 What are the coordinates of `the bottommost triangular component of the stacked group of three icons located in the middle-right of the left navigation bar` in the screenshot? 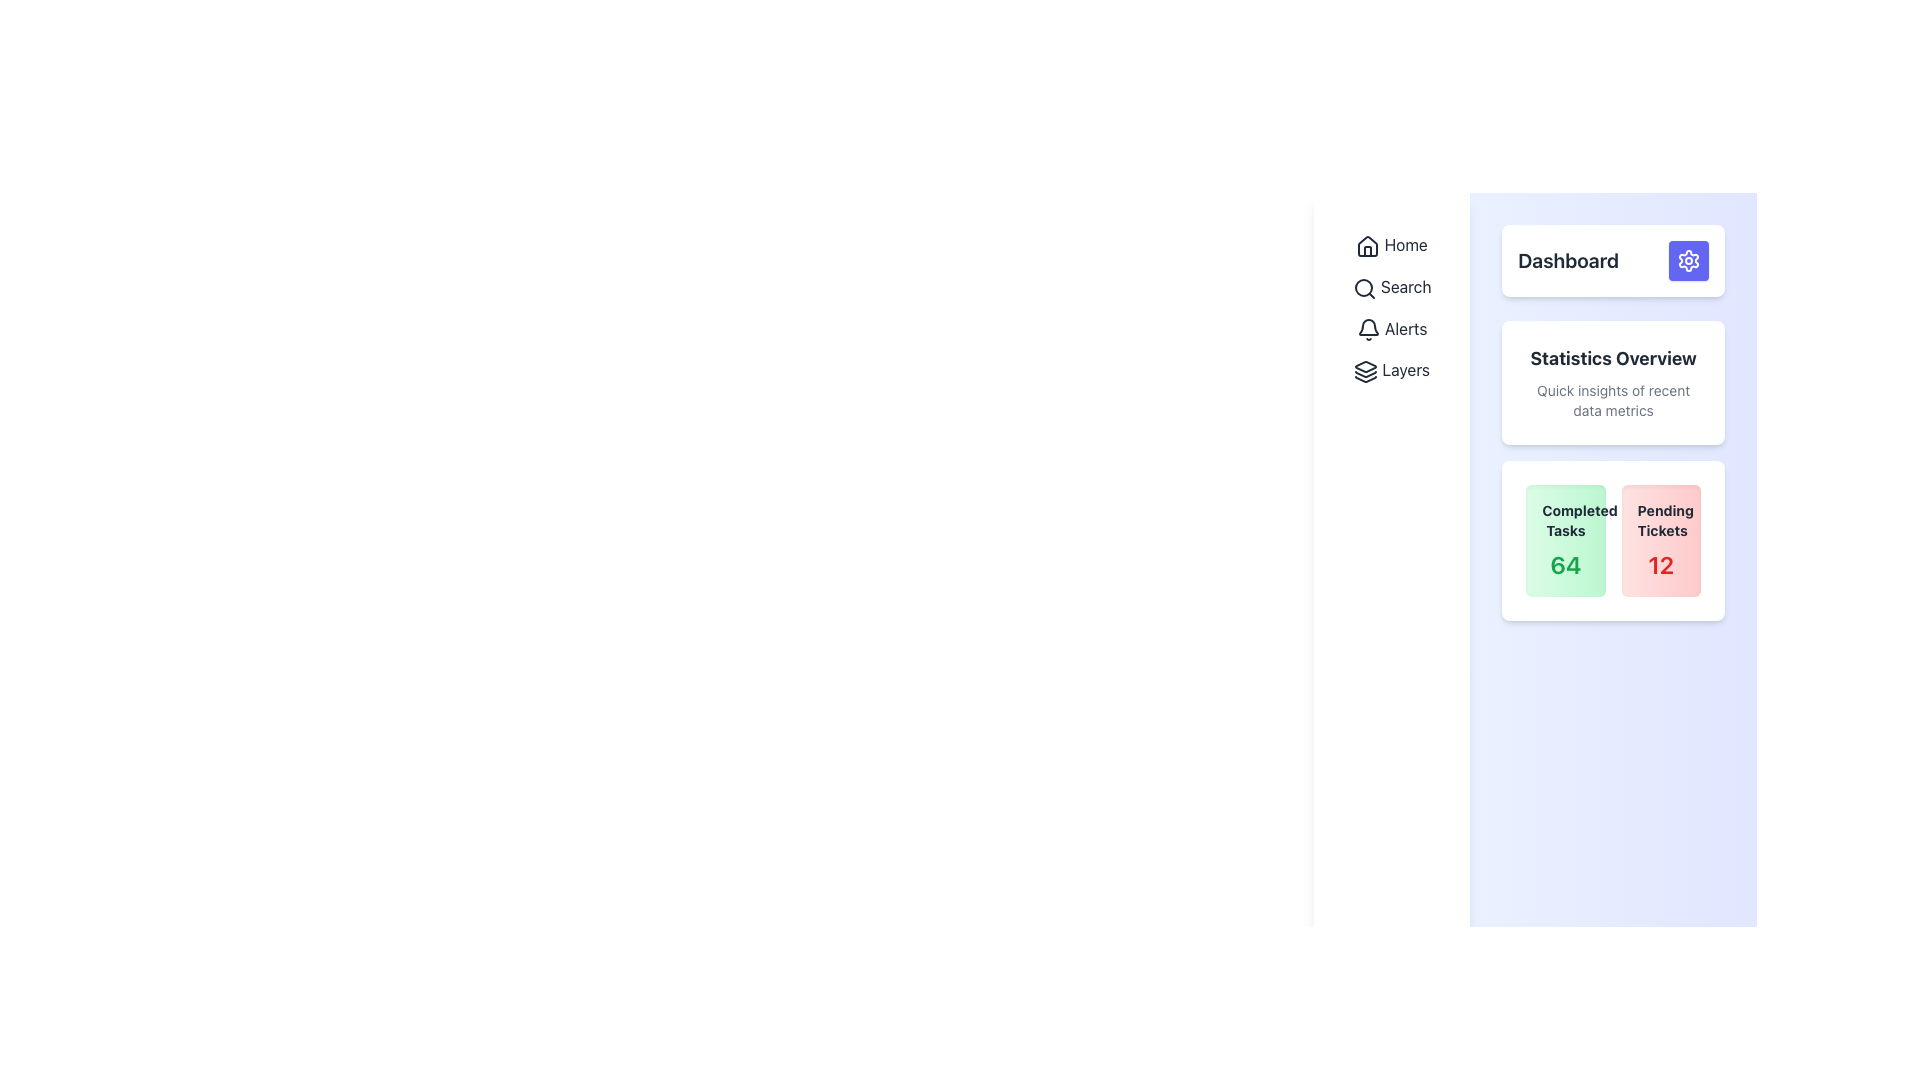 It's located at (1365, 379).